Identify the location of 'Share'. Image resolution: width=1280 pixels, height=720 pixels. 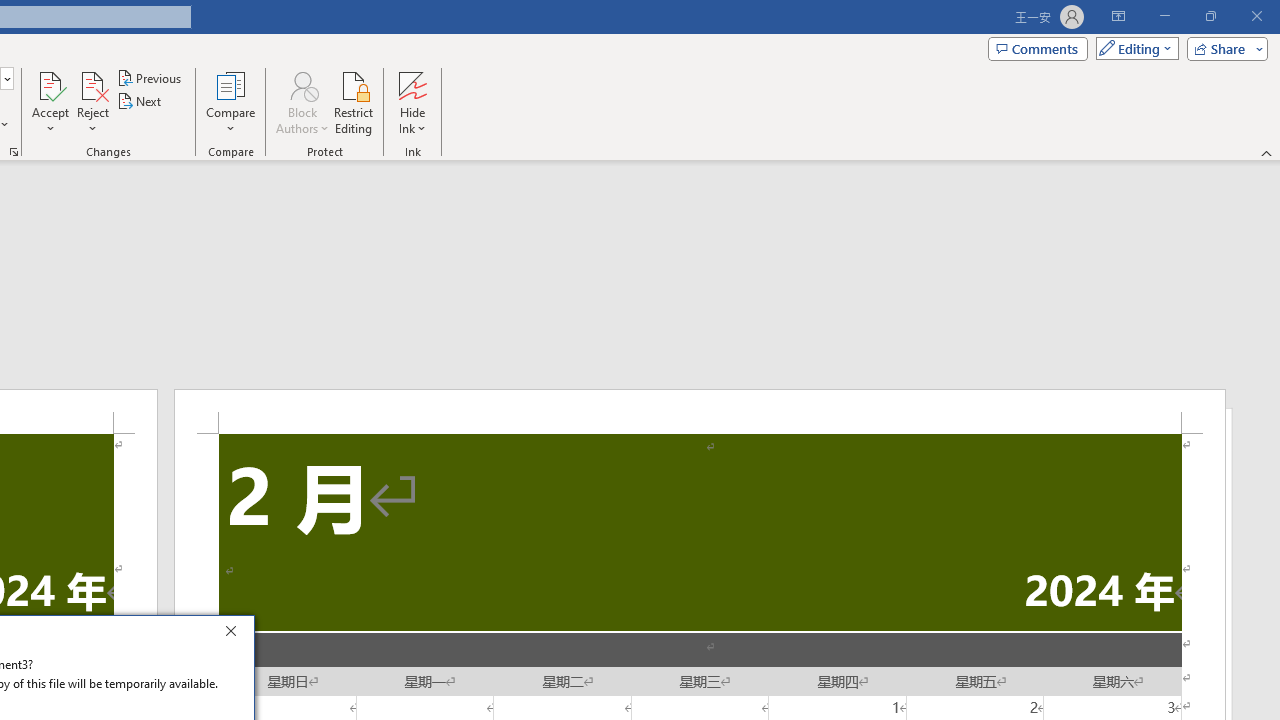
(1222, 47).